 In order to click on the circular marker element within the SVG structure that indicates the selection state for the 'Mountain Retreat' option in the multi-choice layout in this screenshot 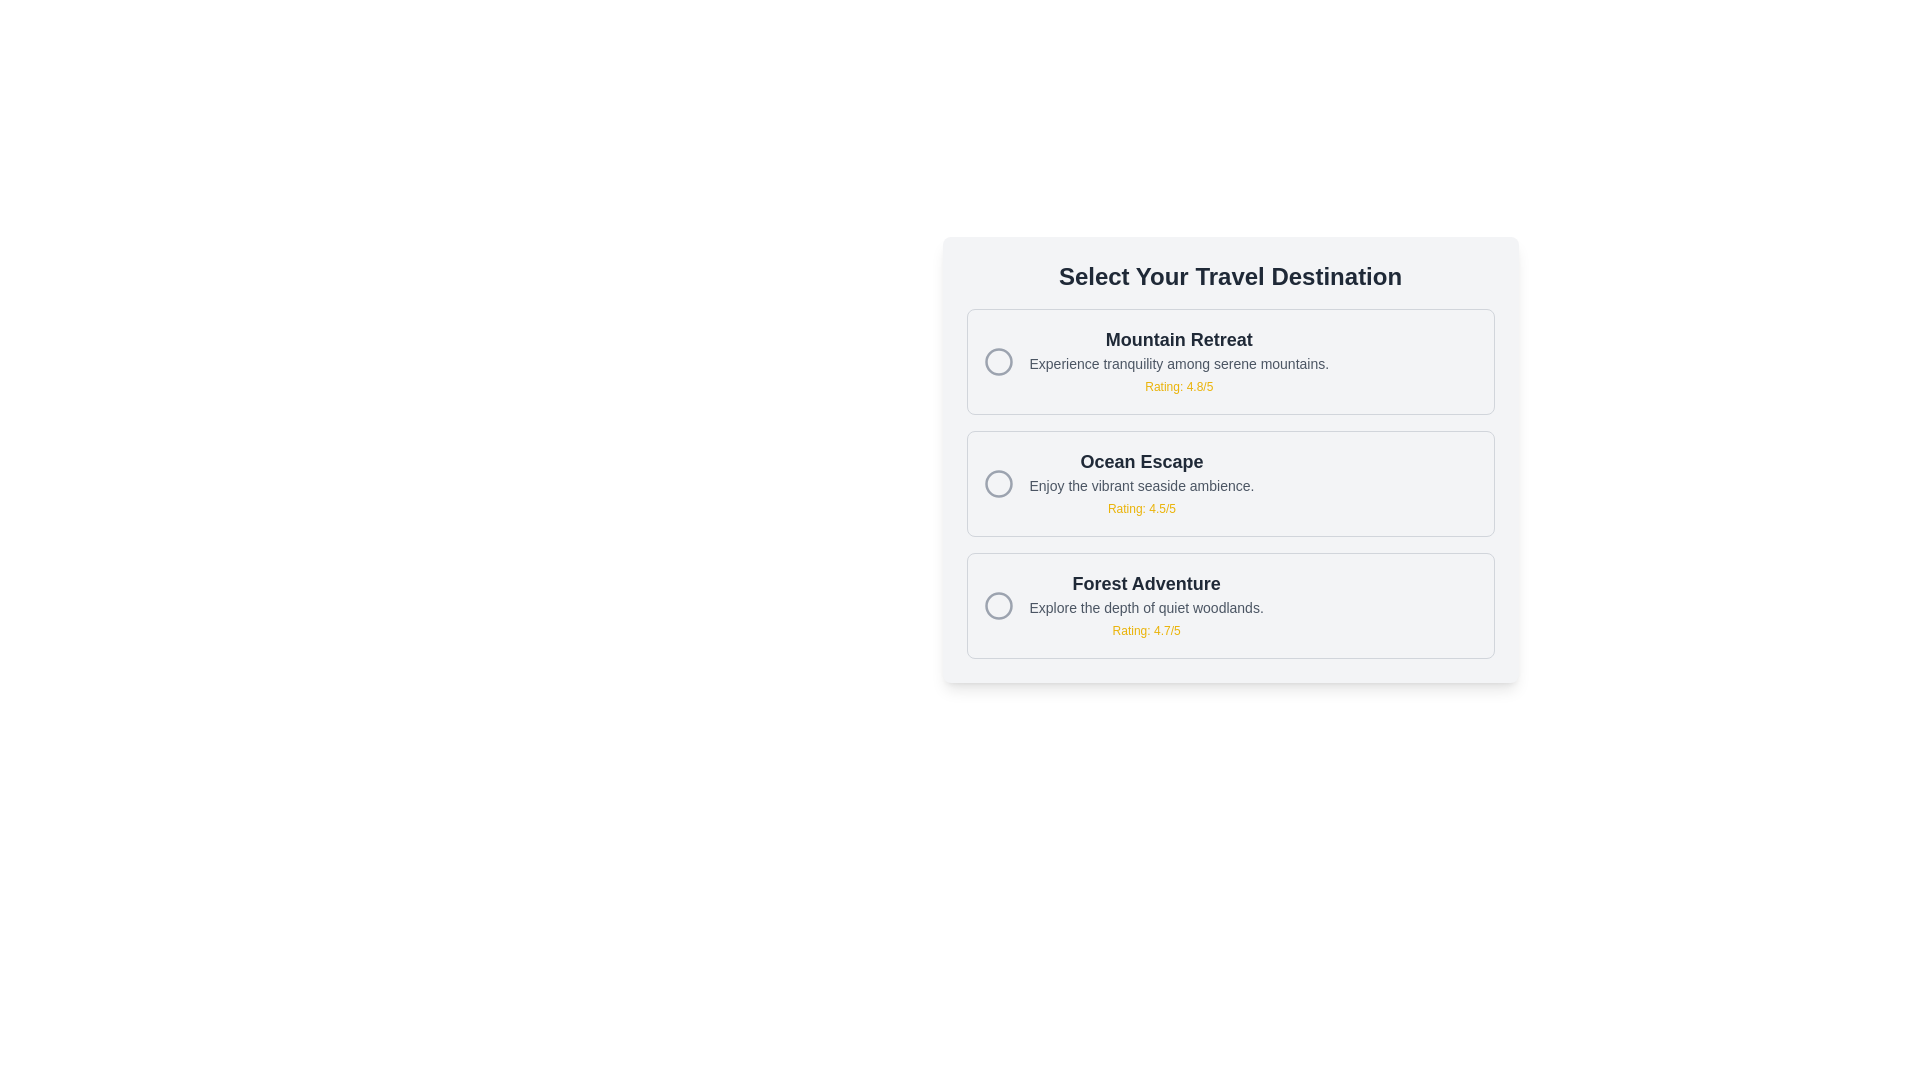, I will do `click(998, 362)`.